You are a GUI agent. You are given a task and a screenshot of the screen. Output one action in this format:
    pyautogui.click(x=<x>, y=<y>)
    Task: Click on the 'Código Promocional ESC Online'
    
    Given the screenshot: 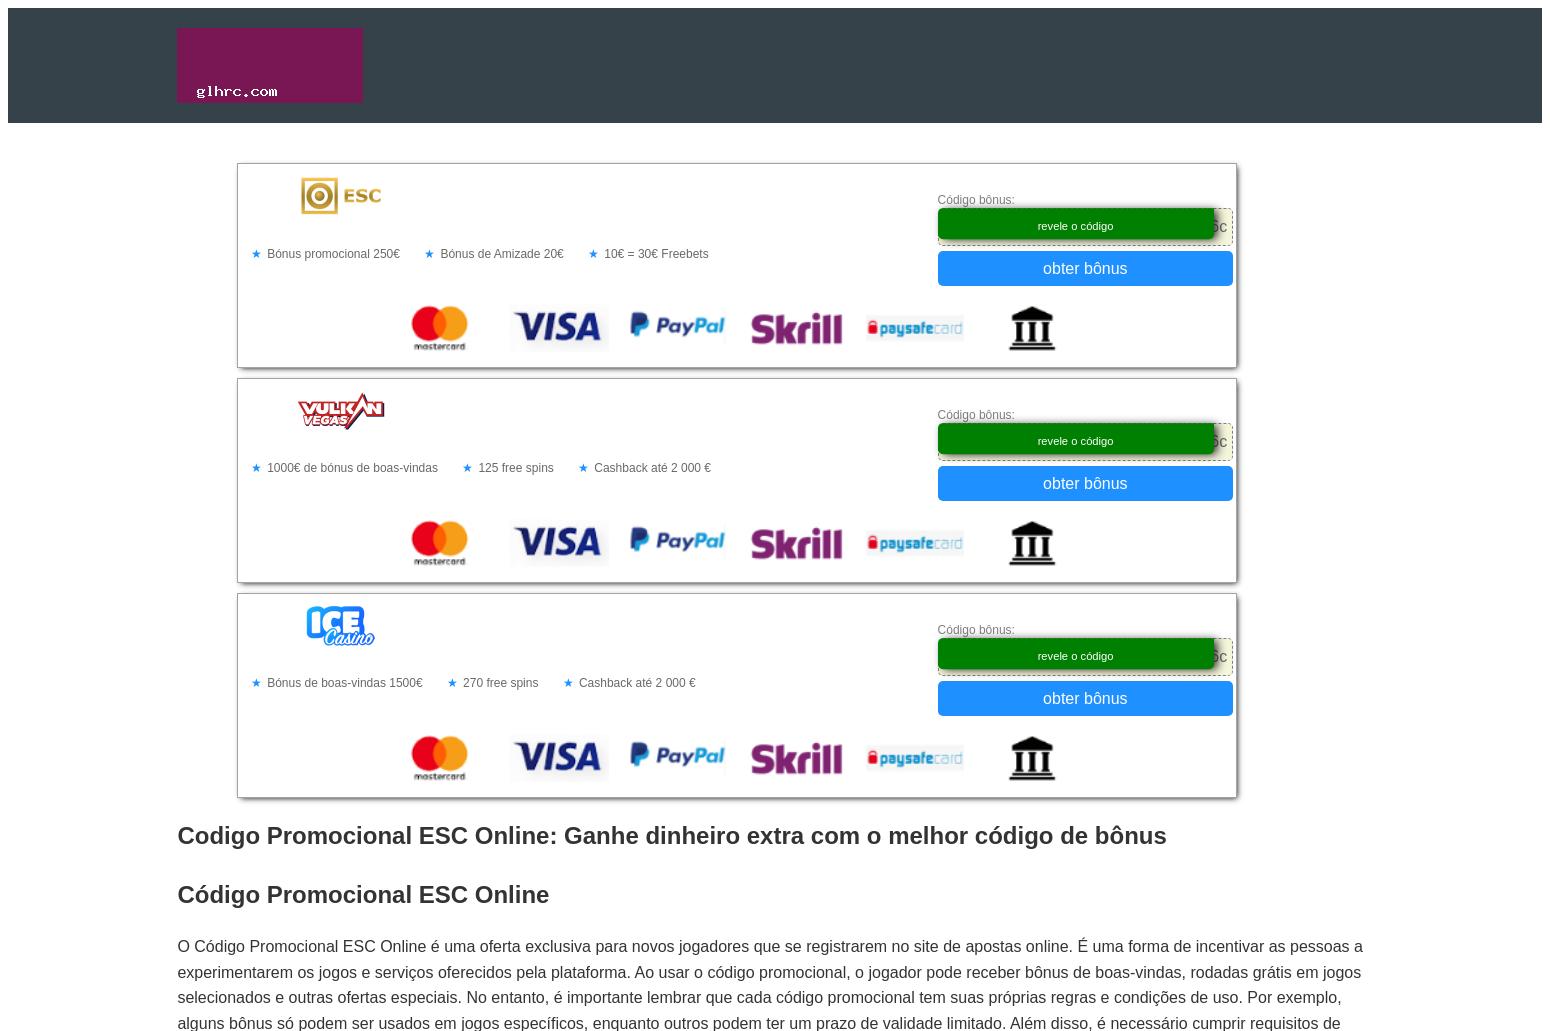 What is the action you would take?
    pyautogui.click(x=362, y=893)
    